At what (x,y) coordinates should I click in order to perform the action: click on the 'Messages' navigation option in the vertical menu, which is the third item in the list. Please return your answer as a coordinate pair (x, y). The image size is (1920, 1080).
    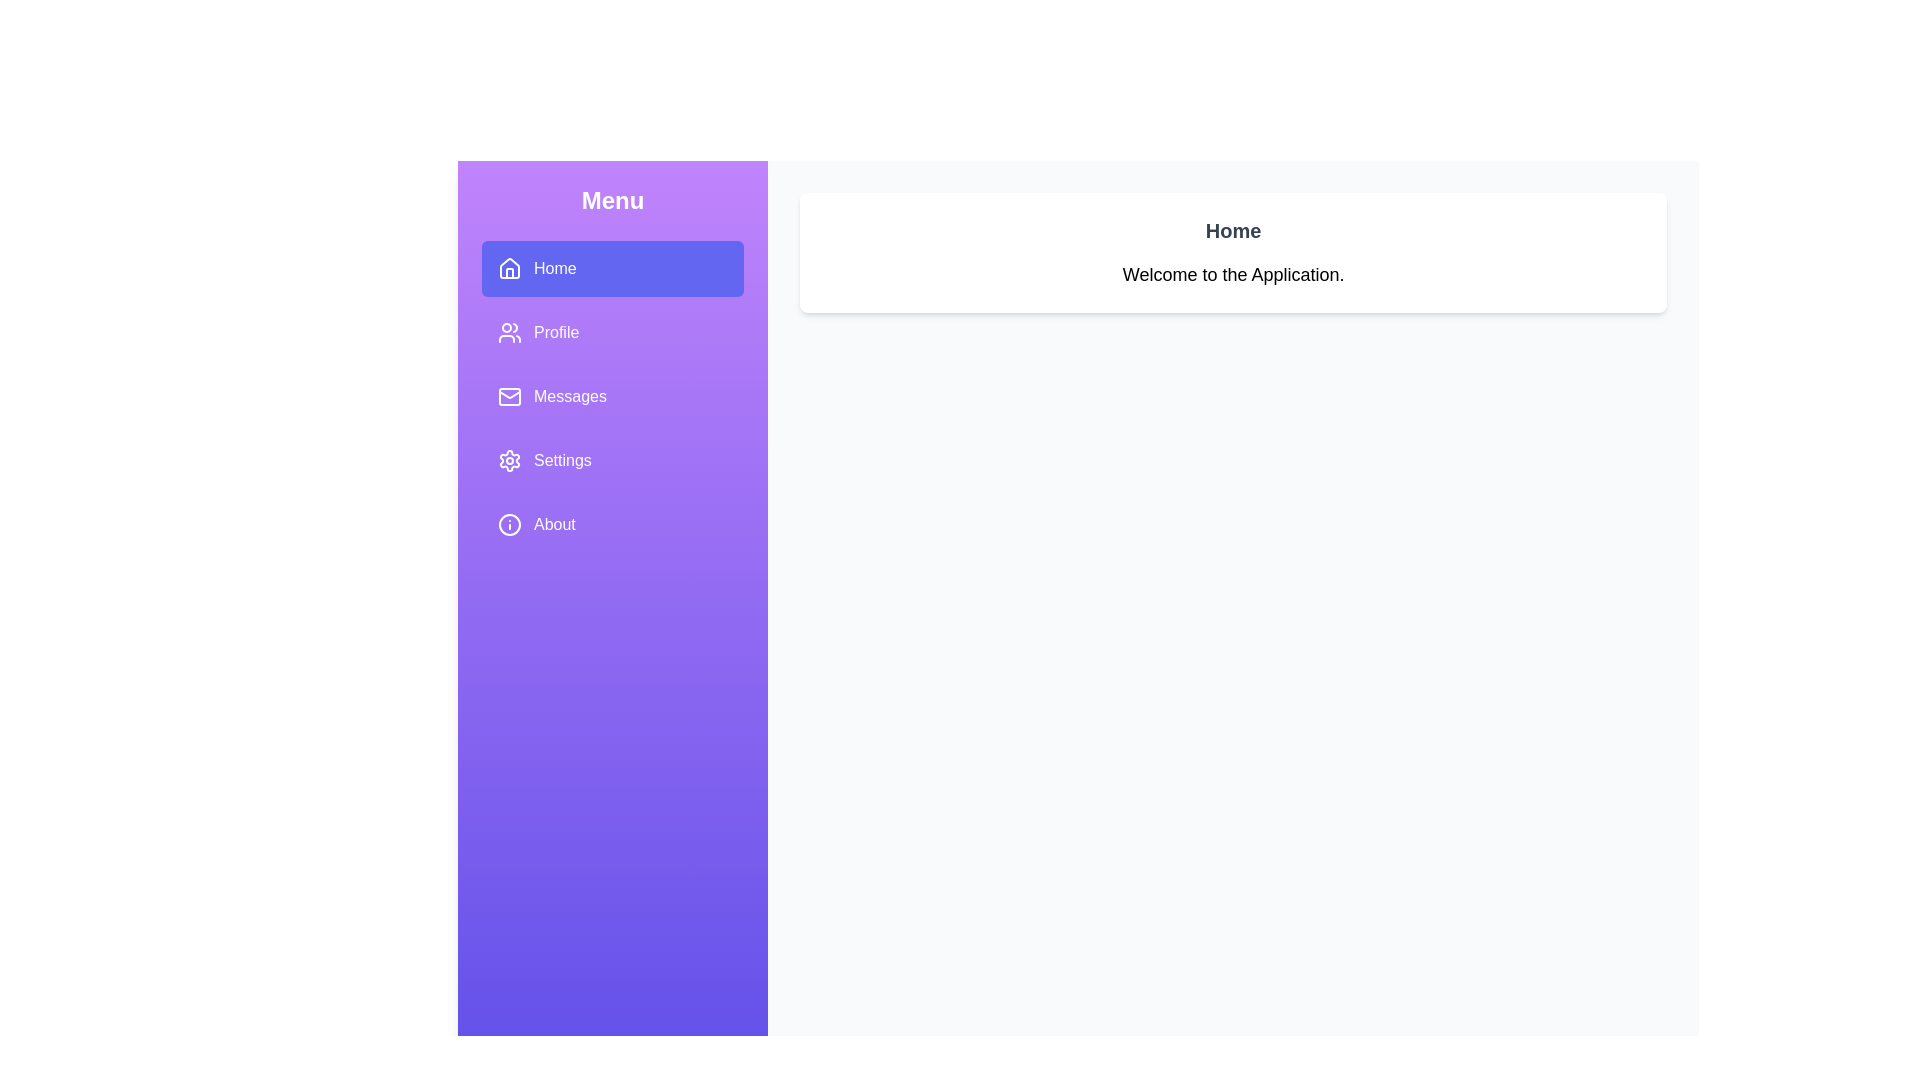
    Looking at the image, I should click on (569, 397).